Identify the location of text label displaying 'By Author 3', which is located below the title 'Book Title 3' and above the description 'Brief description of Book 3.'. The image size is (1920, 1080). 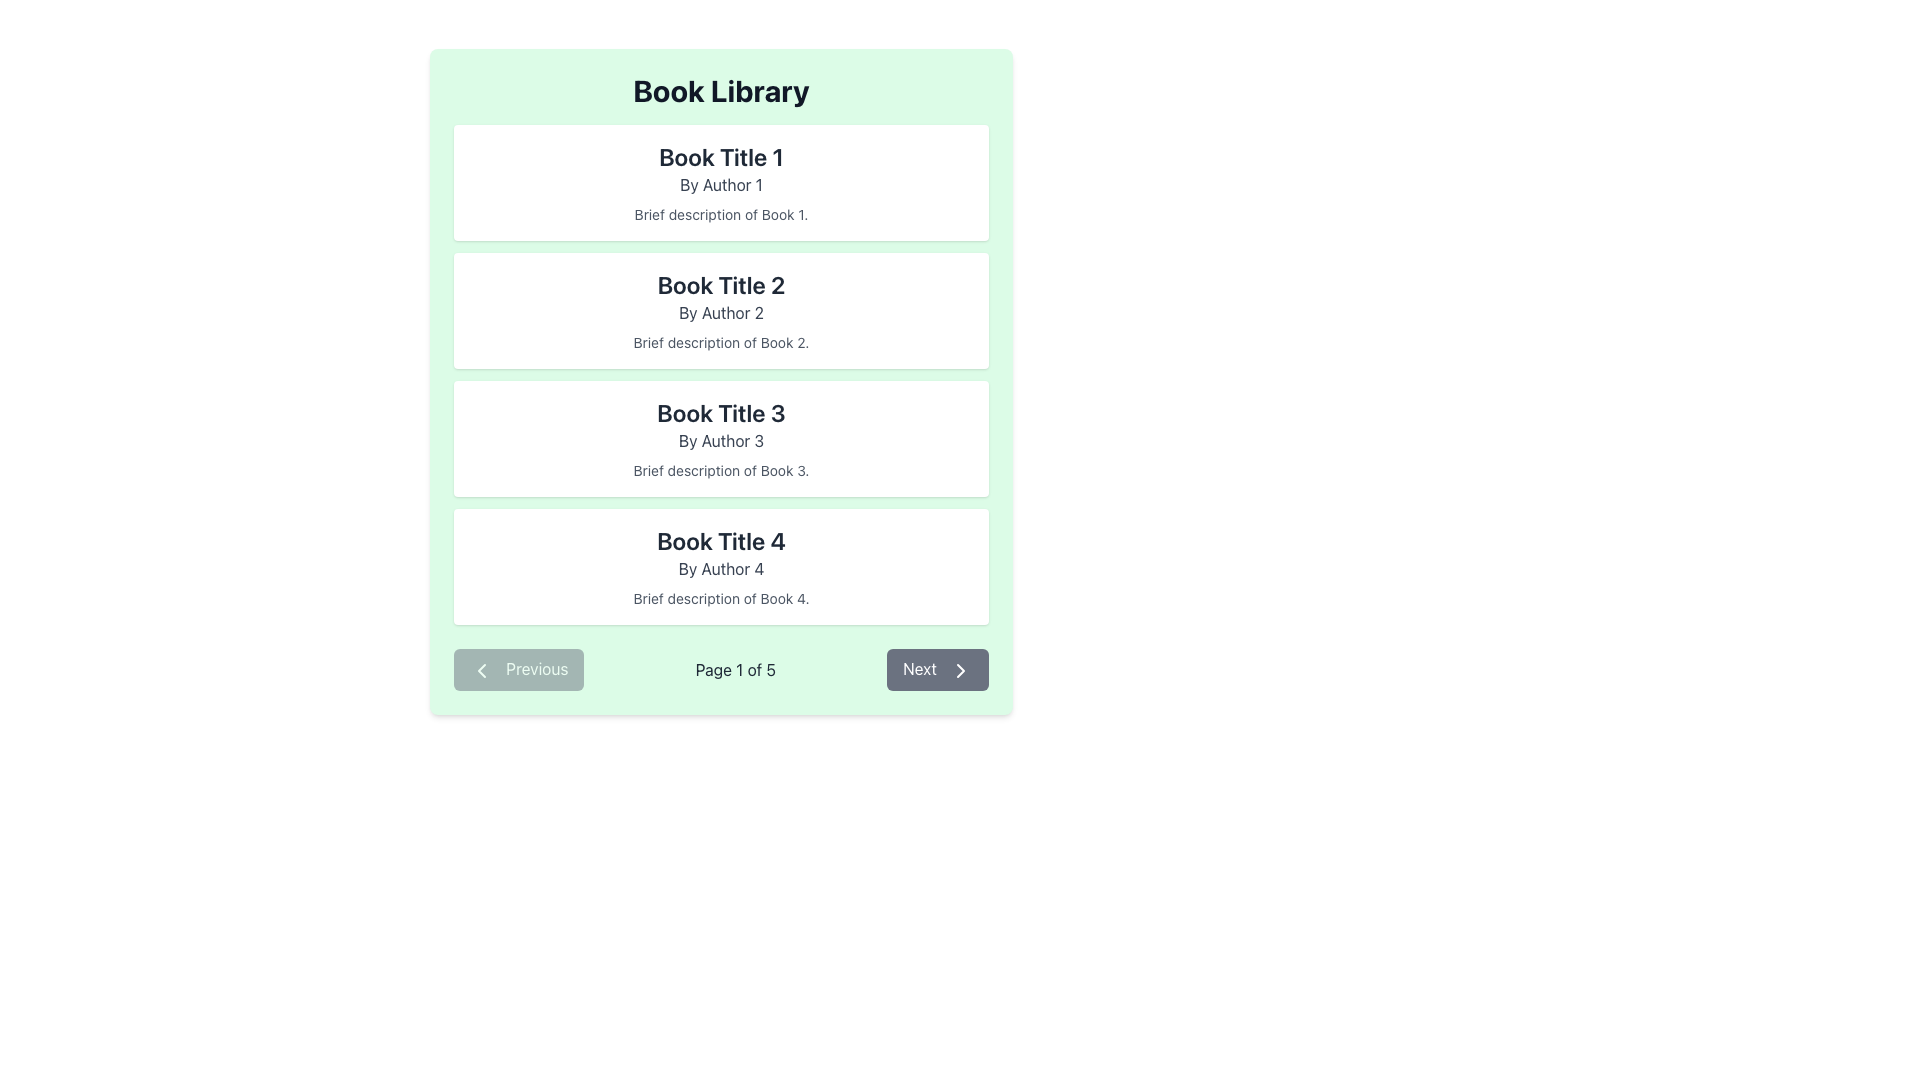
(720, 439).